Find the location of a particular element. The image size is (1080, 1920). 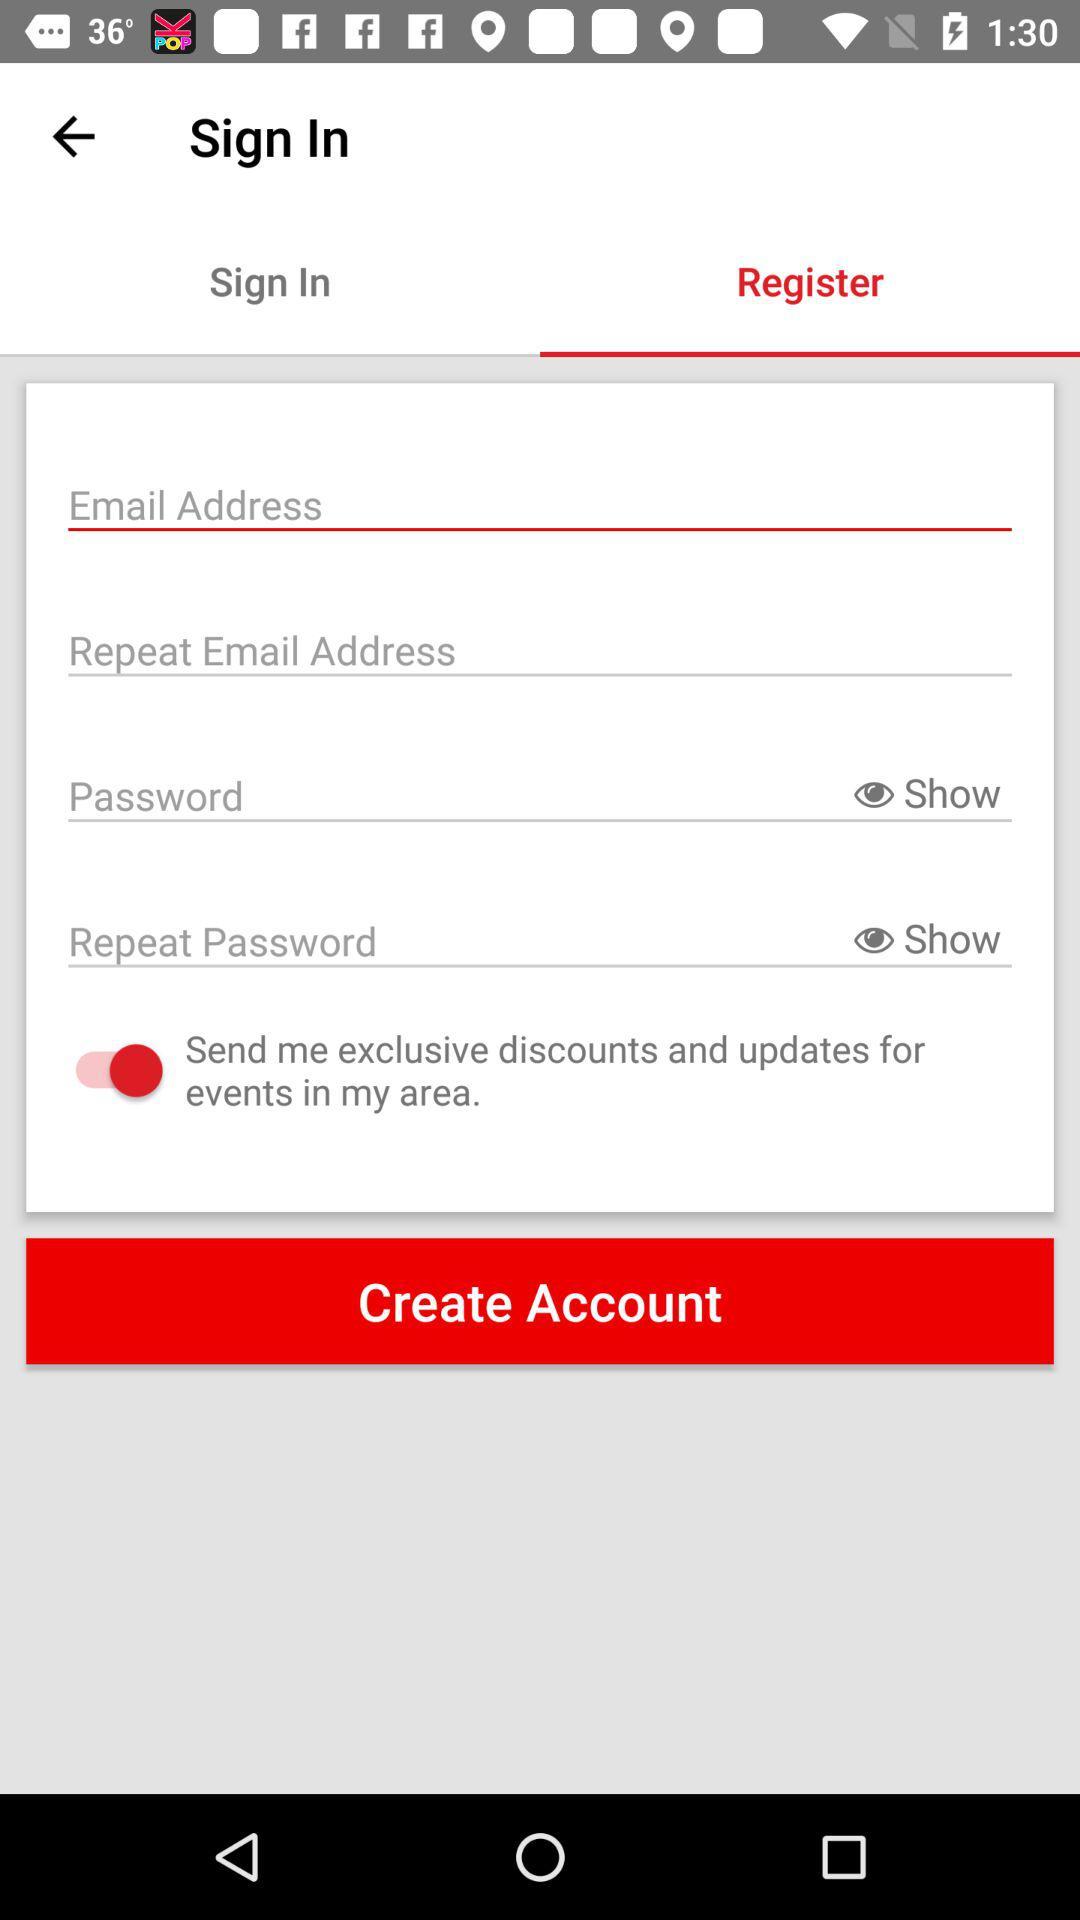

registration field is located at coordinates (540, 502).